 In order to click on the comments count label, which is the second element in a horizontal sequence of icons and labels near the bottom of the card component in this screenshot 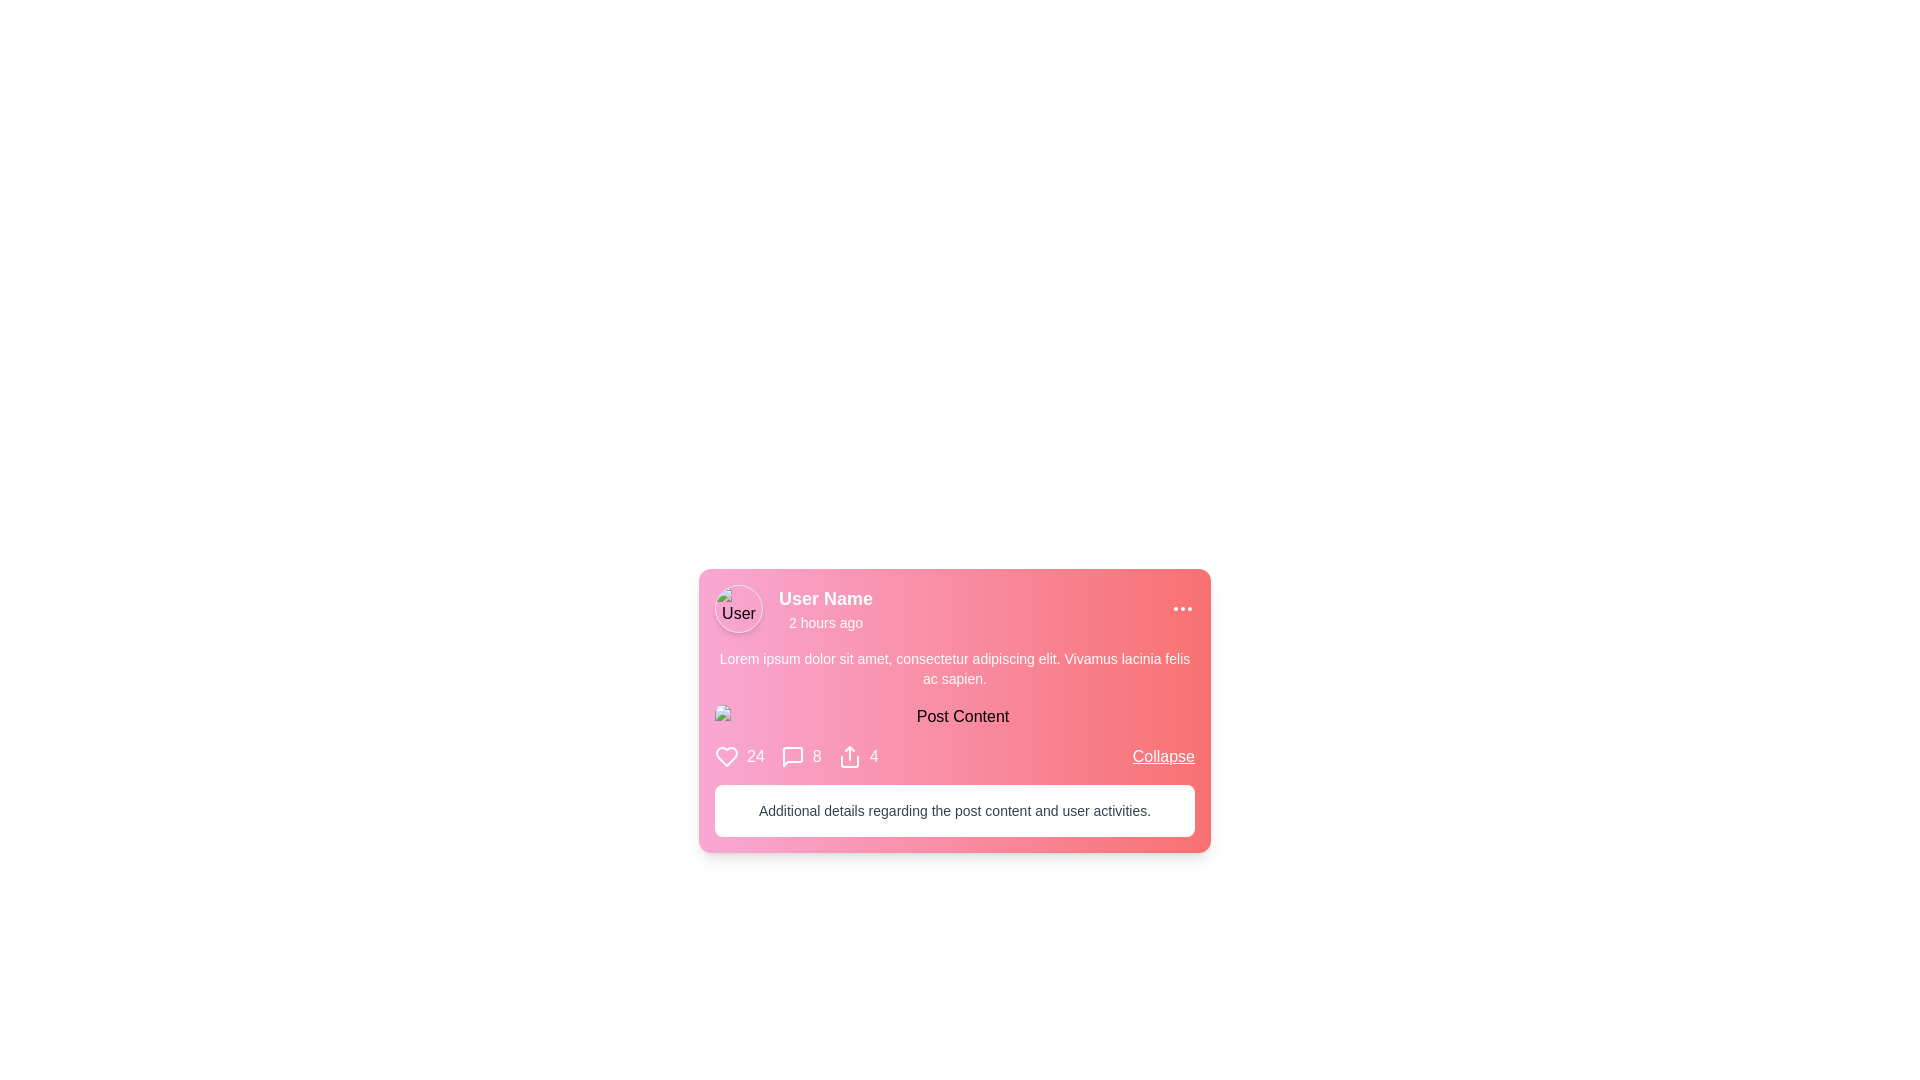, I will do `click(795, 756)`.